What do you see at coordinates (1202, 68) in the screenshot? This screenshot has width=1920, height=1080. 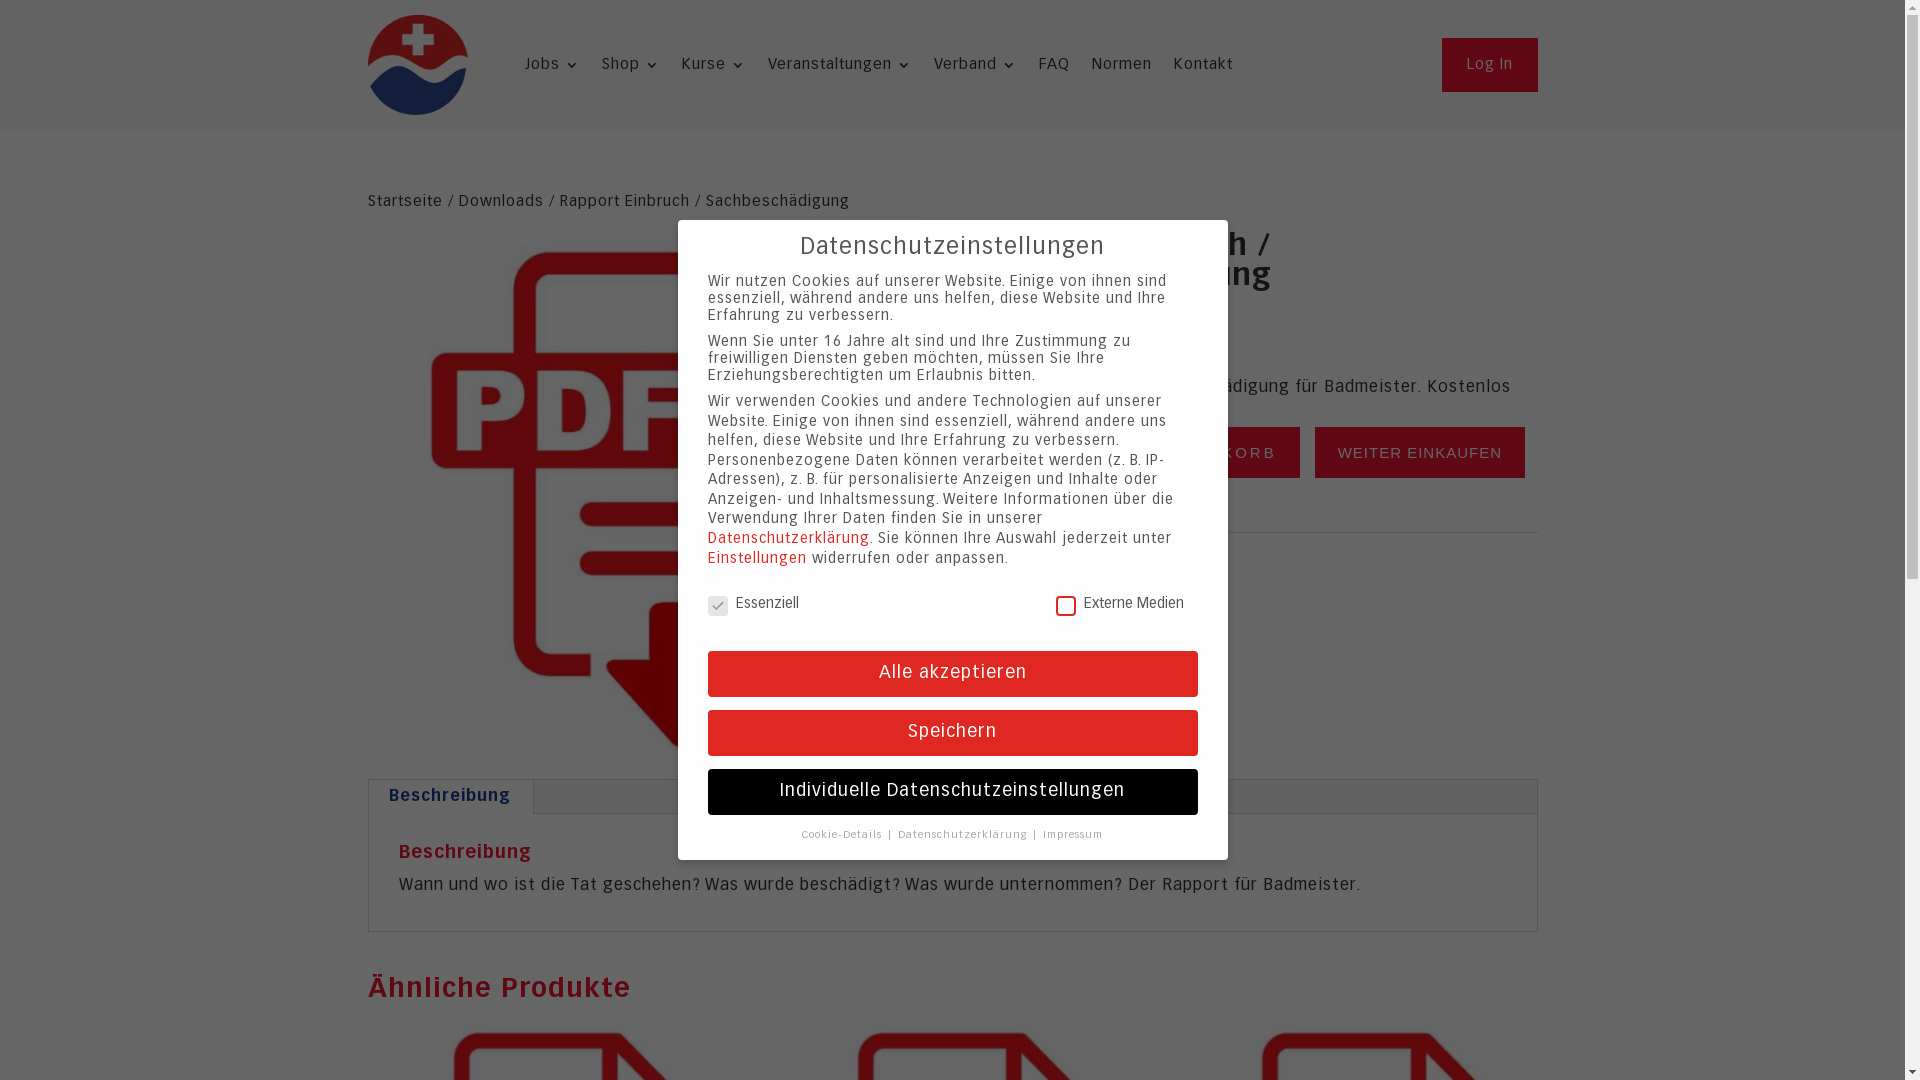 I see `'Kontakt'` at bounding box center [1202, 68].